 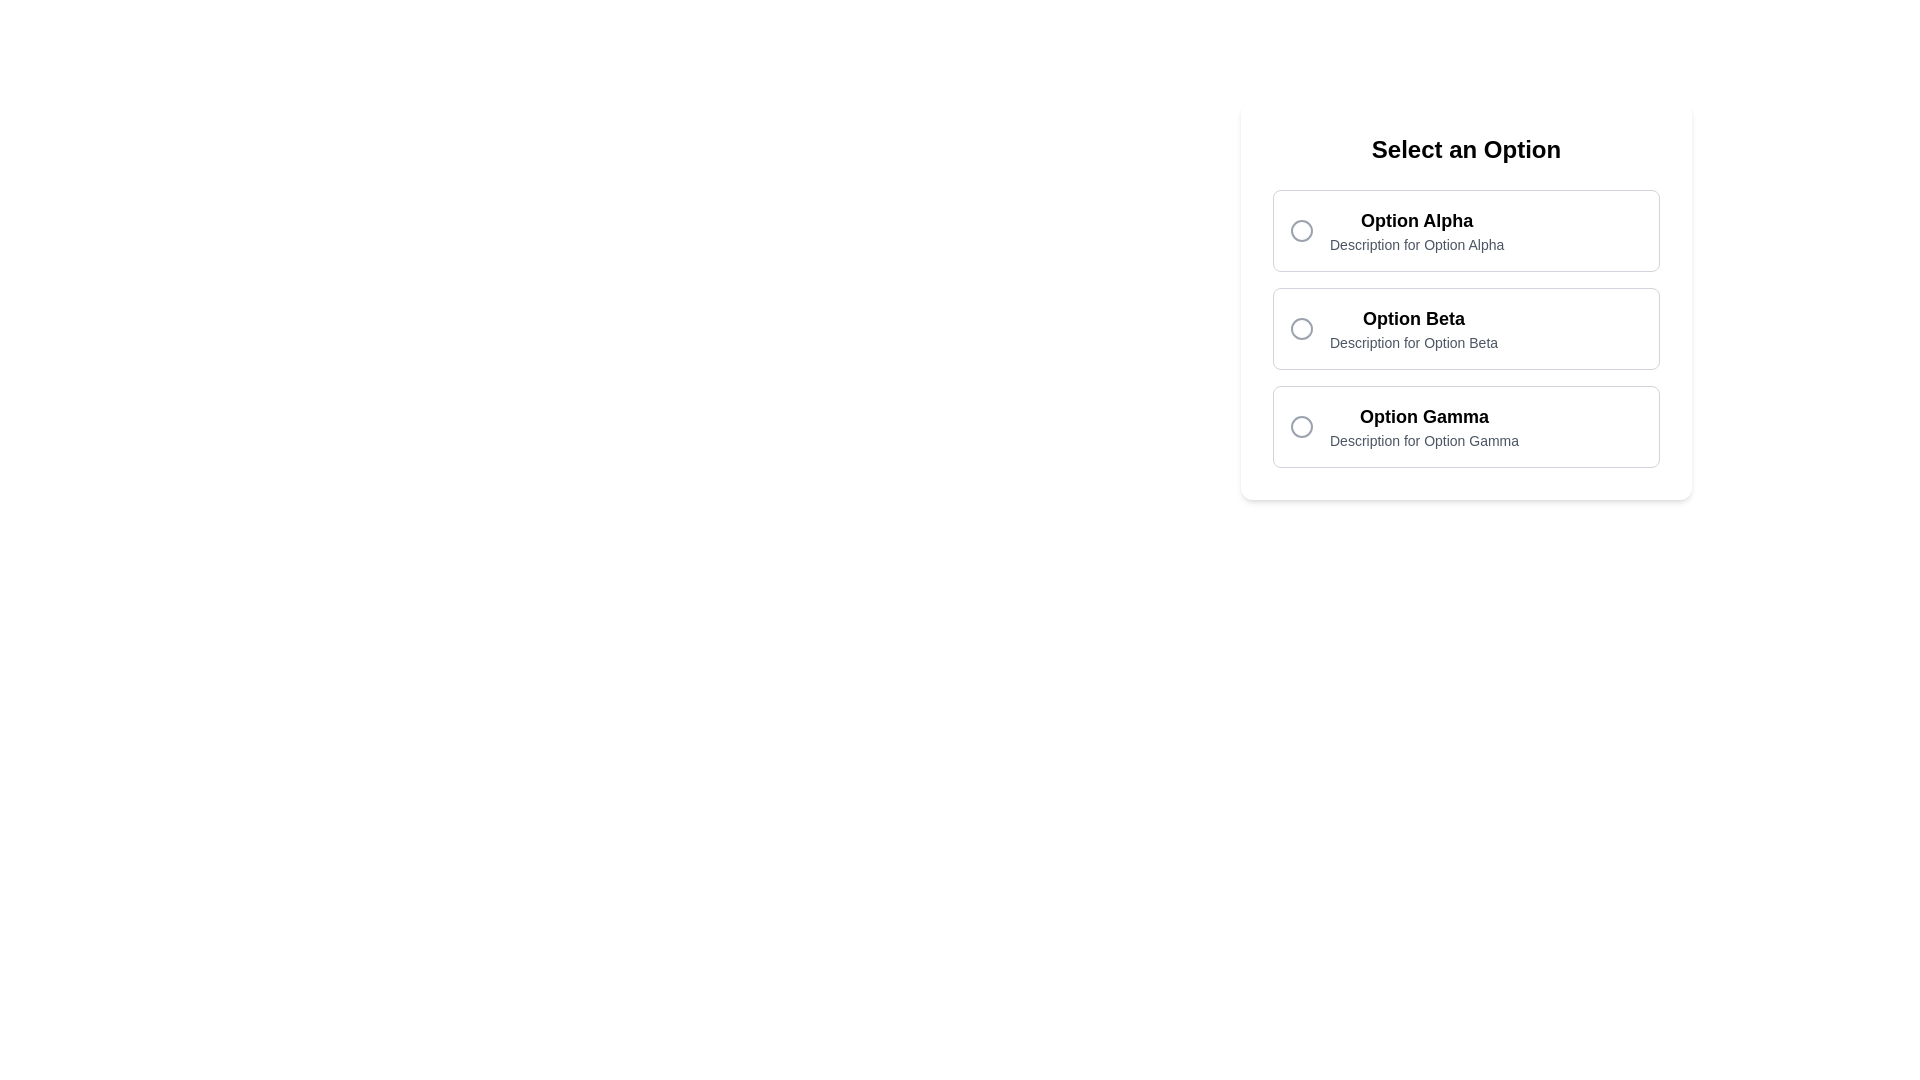 What do you see at coordinates (1413, 342) in the screenshot?
I see `the text label reading 'Description for Option Beta' located centrally beneath the option label 'Option Beta' within the 'Select an Option' card` at bounding box center [1413, 342].